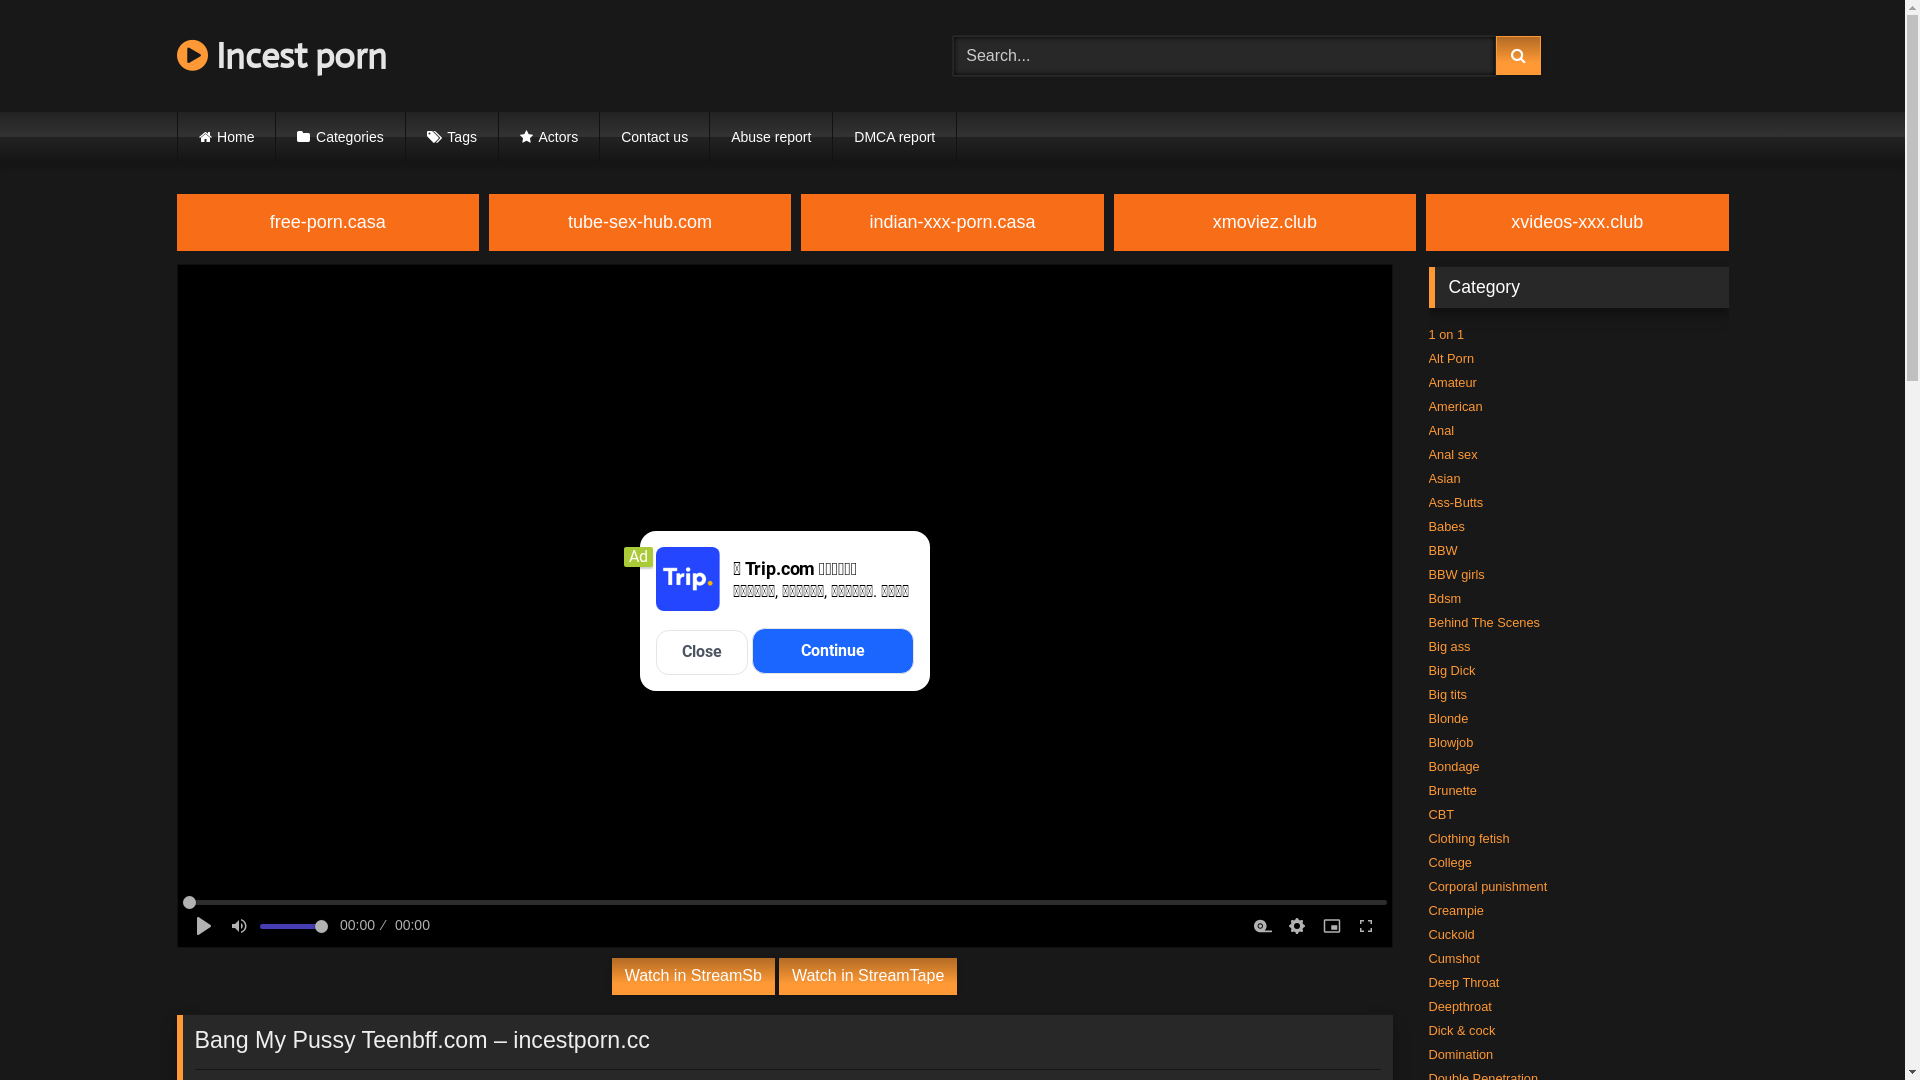  Describe the element at coordinates (1444, 597) in the screenshot. I see `'Bdsm'` at that location.